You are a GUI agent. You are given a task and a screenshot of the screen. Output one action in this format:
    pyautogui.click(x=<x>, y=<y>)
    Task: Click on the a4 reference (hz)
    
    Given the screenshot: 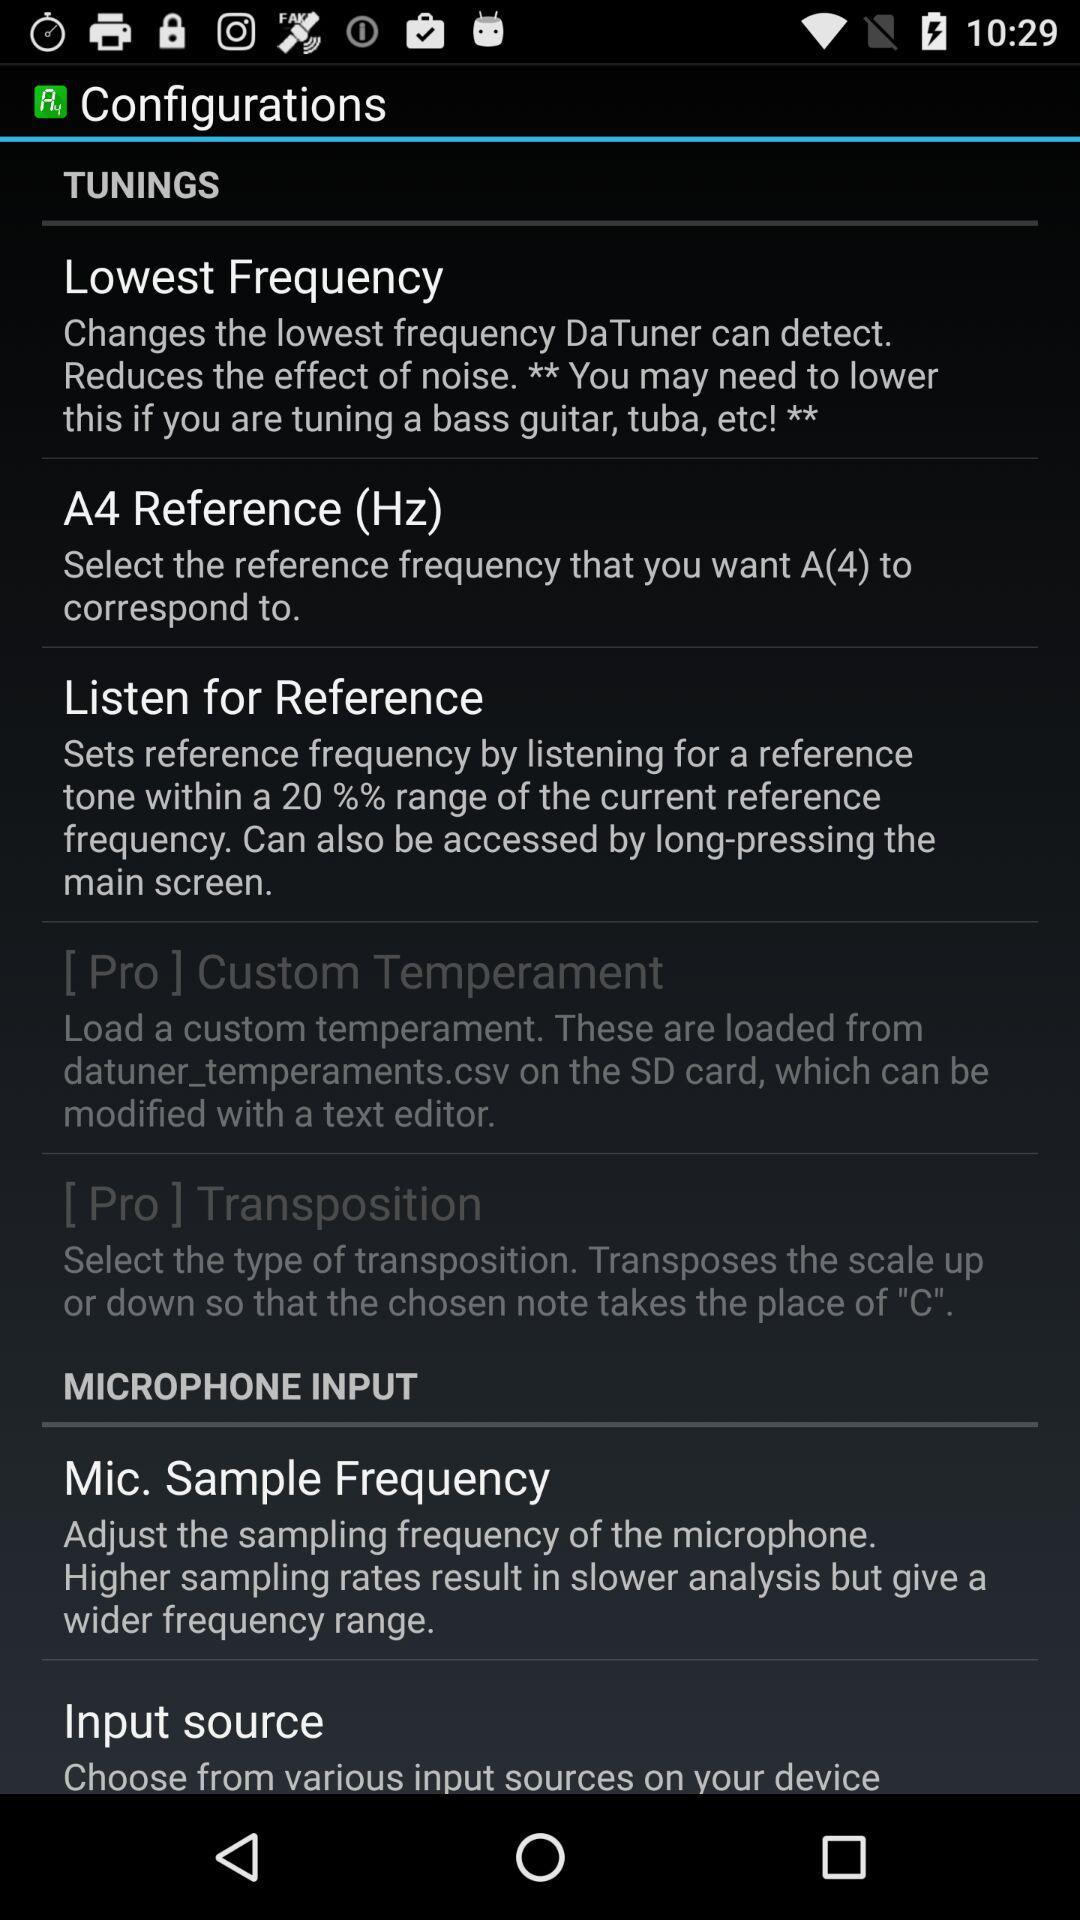 What is the action you would take?
    pyautogui.click(x=252, y=506)
    